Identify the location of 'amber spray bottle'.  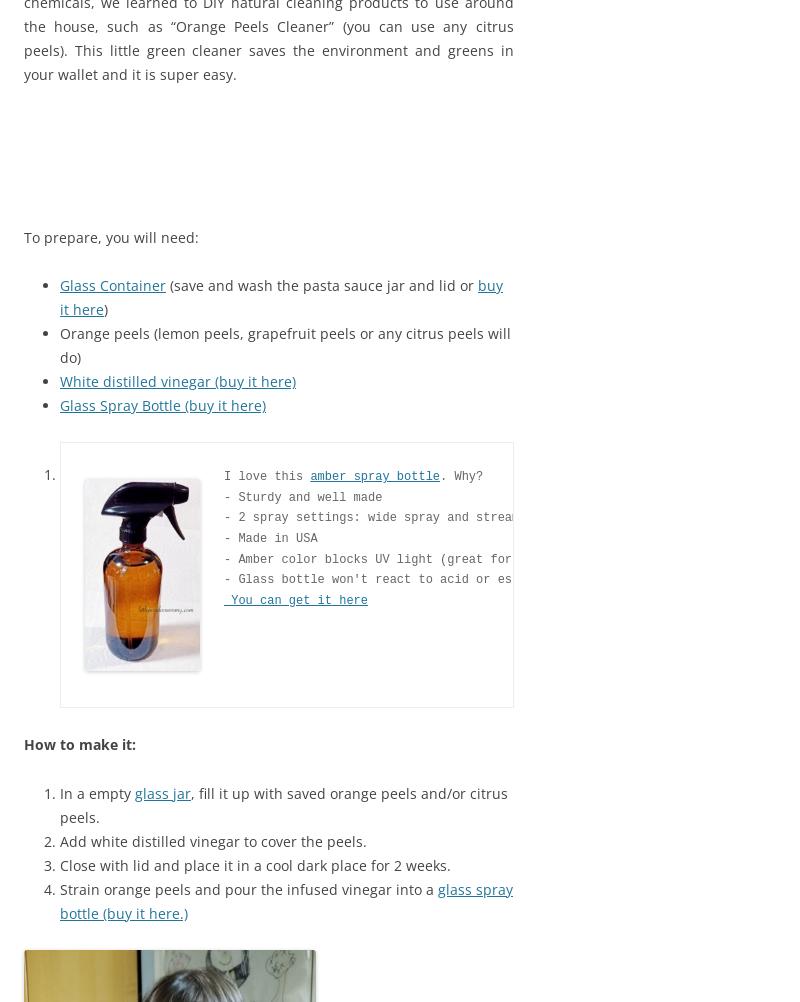
(374, 475).